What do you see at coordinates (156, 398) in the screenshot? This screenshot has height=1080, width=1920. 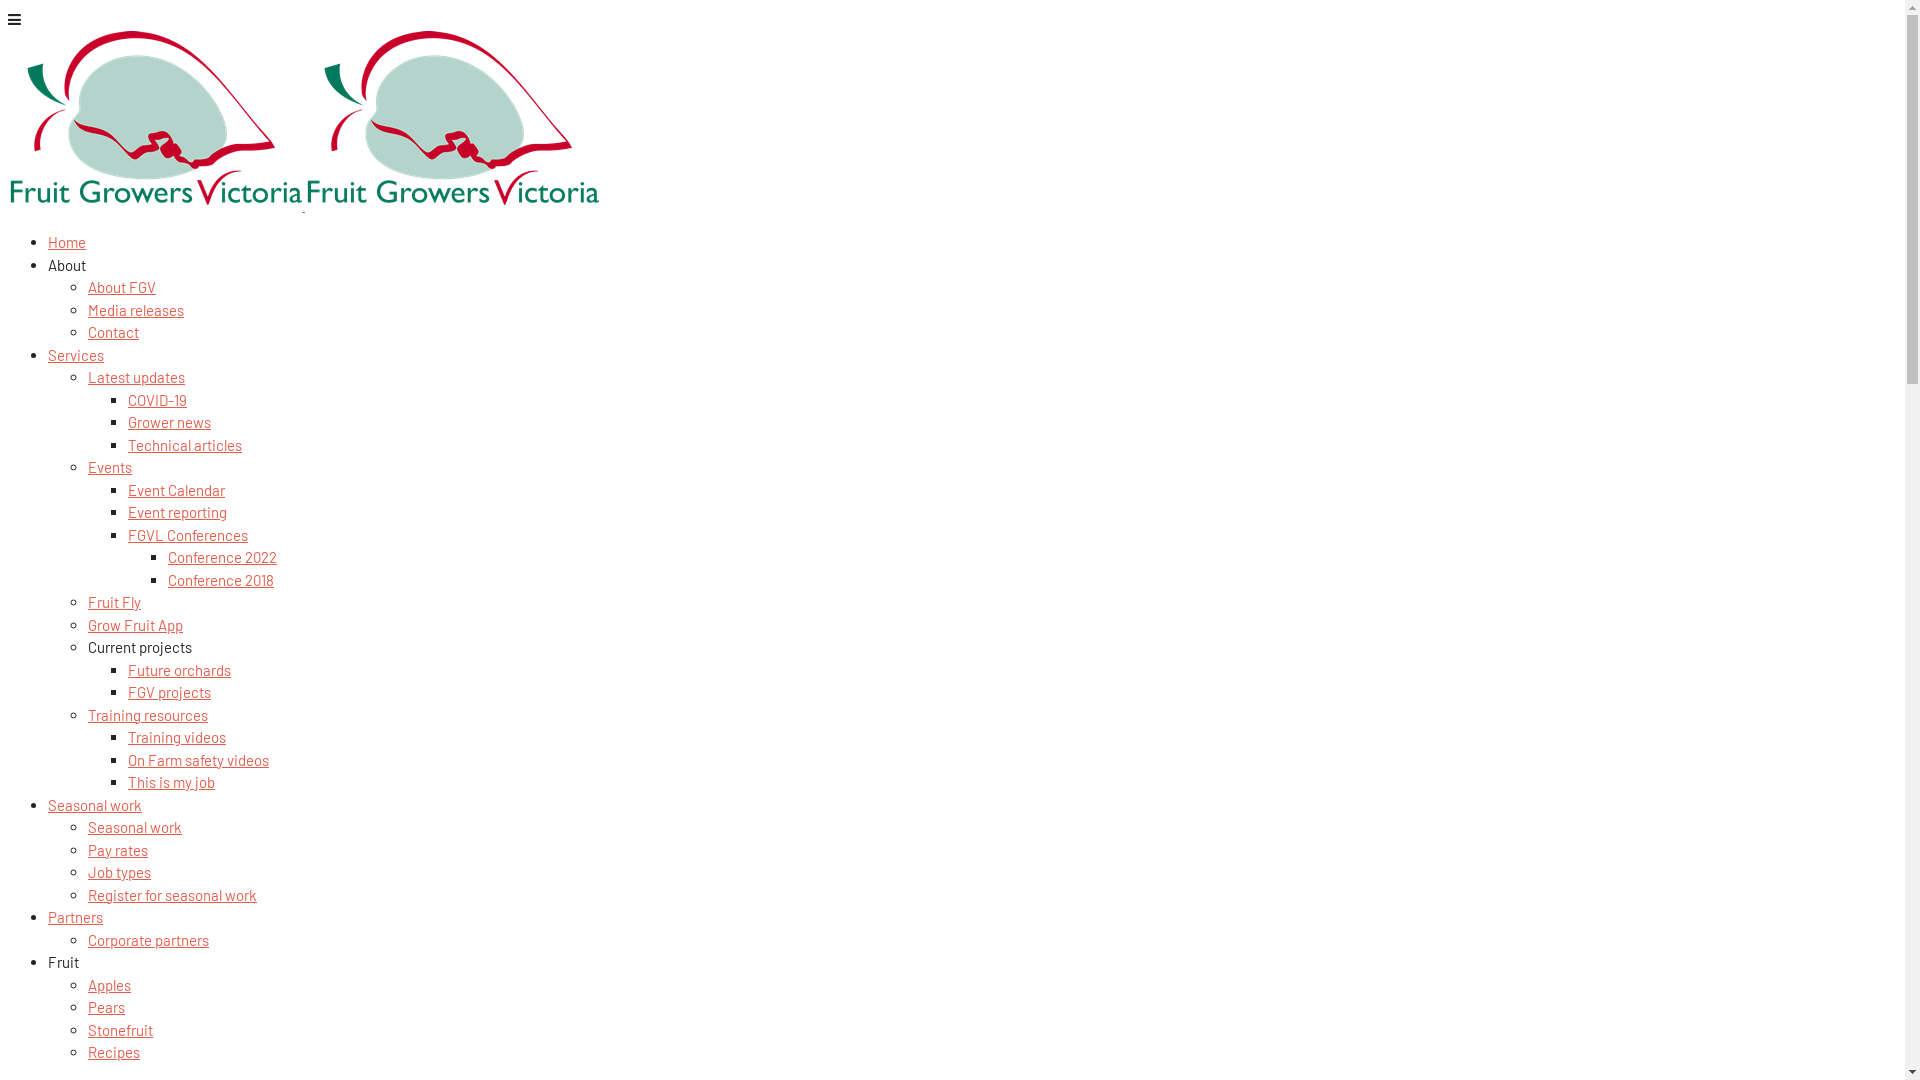 I see `'COVID-19'` at bounding box center [156, 398].